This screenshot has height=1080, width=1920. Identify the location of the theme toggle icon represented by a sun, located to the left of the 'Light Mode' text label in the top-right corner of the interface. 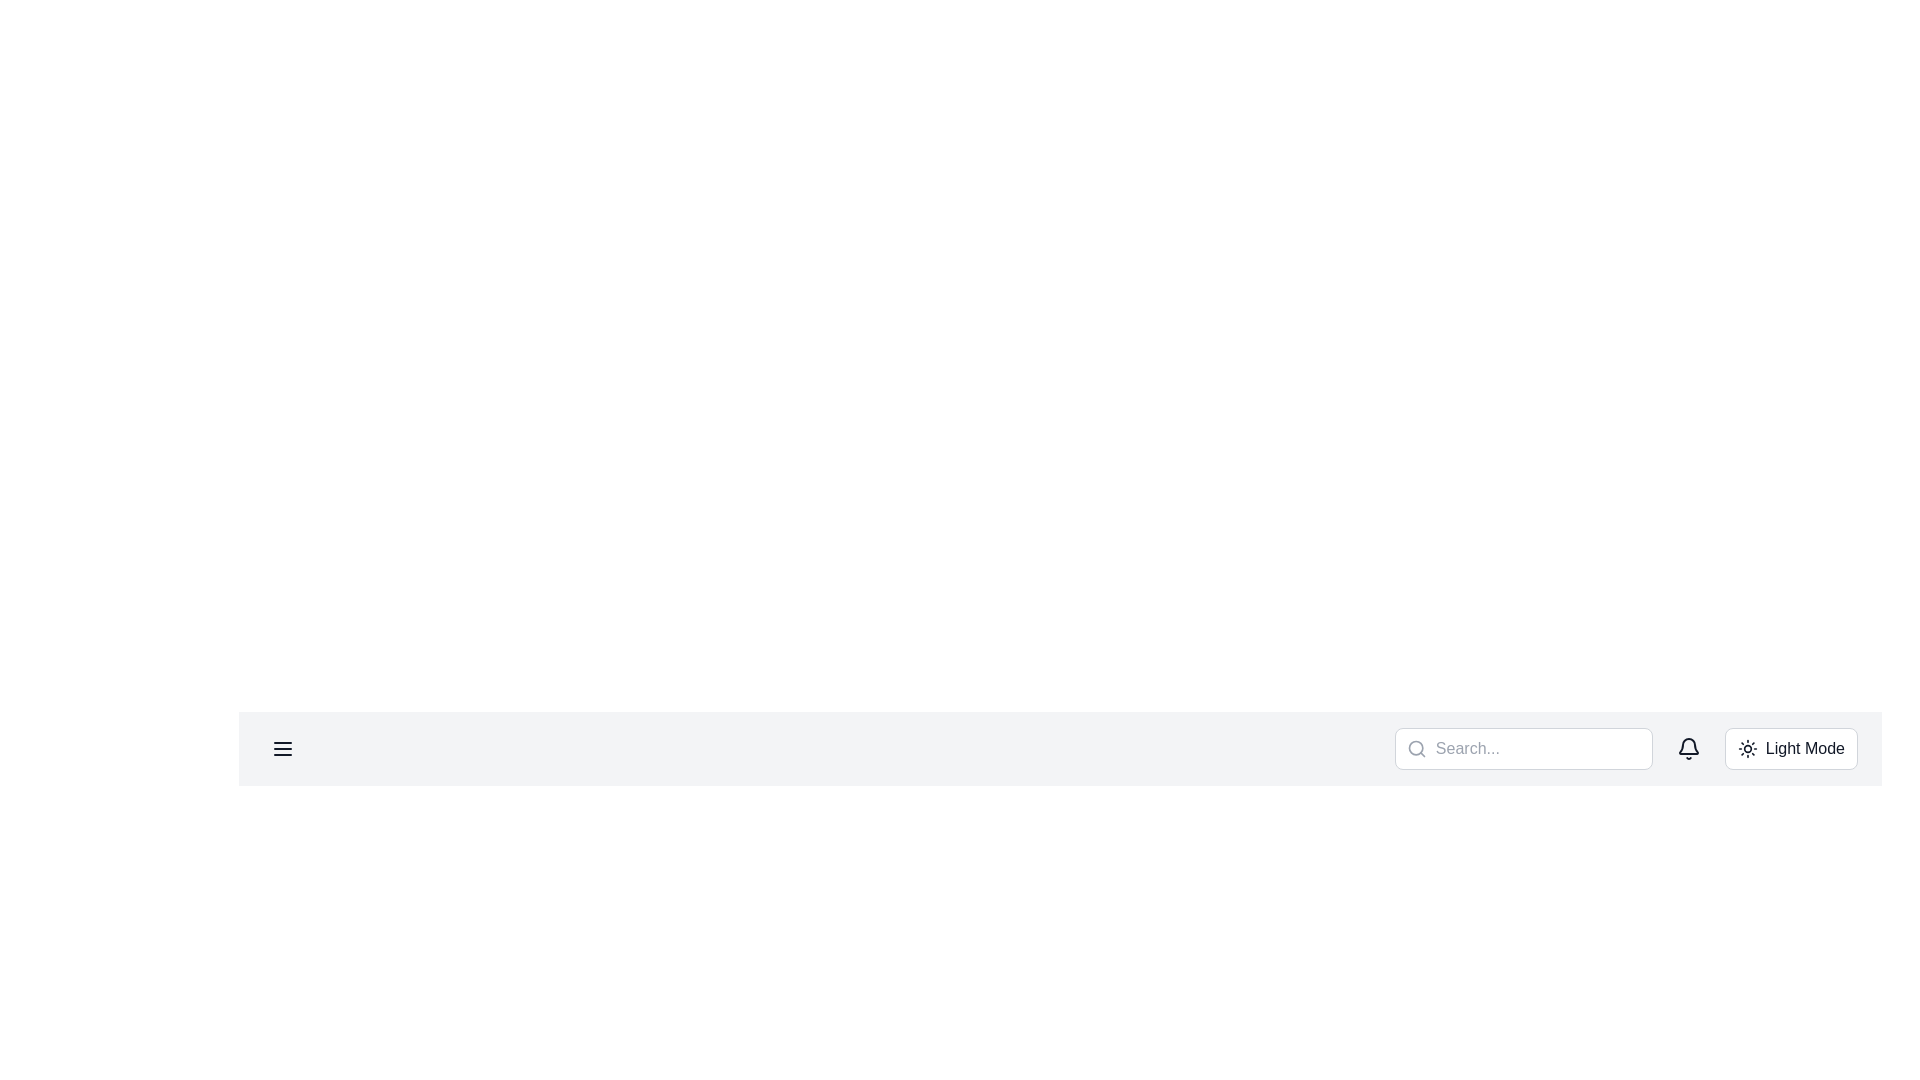
(1746, 748).